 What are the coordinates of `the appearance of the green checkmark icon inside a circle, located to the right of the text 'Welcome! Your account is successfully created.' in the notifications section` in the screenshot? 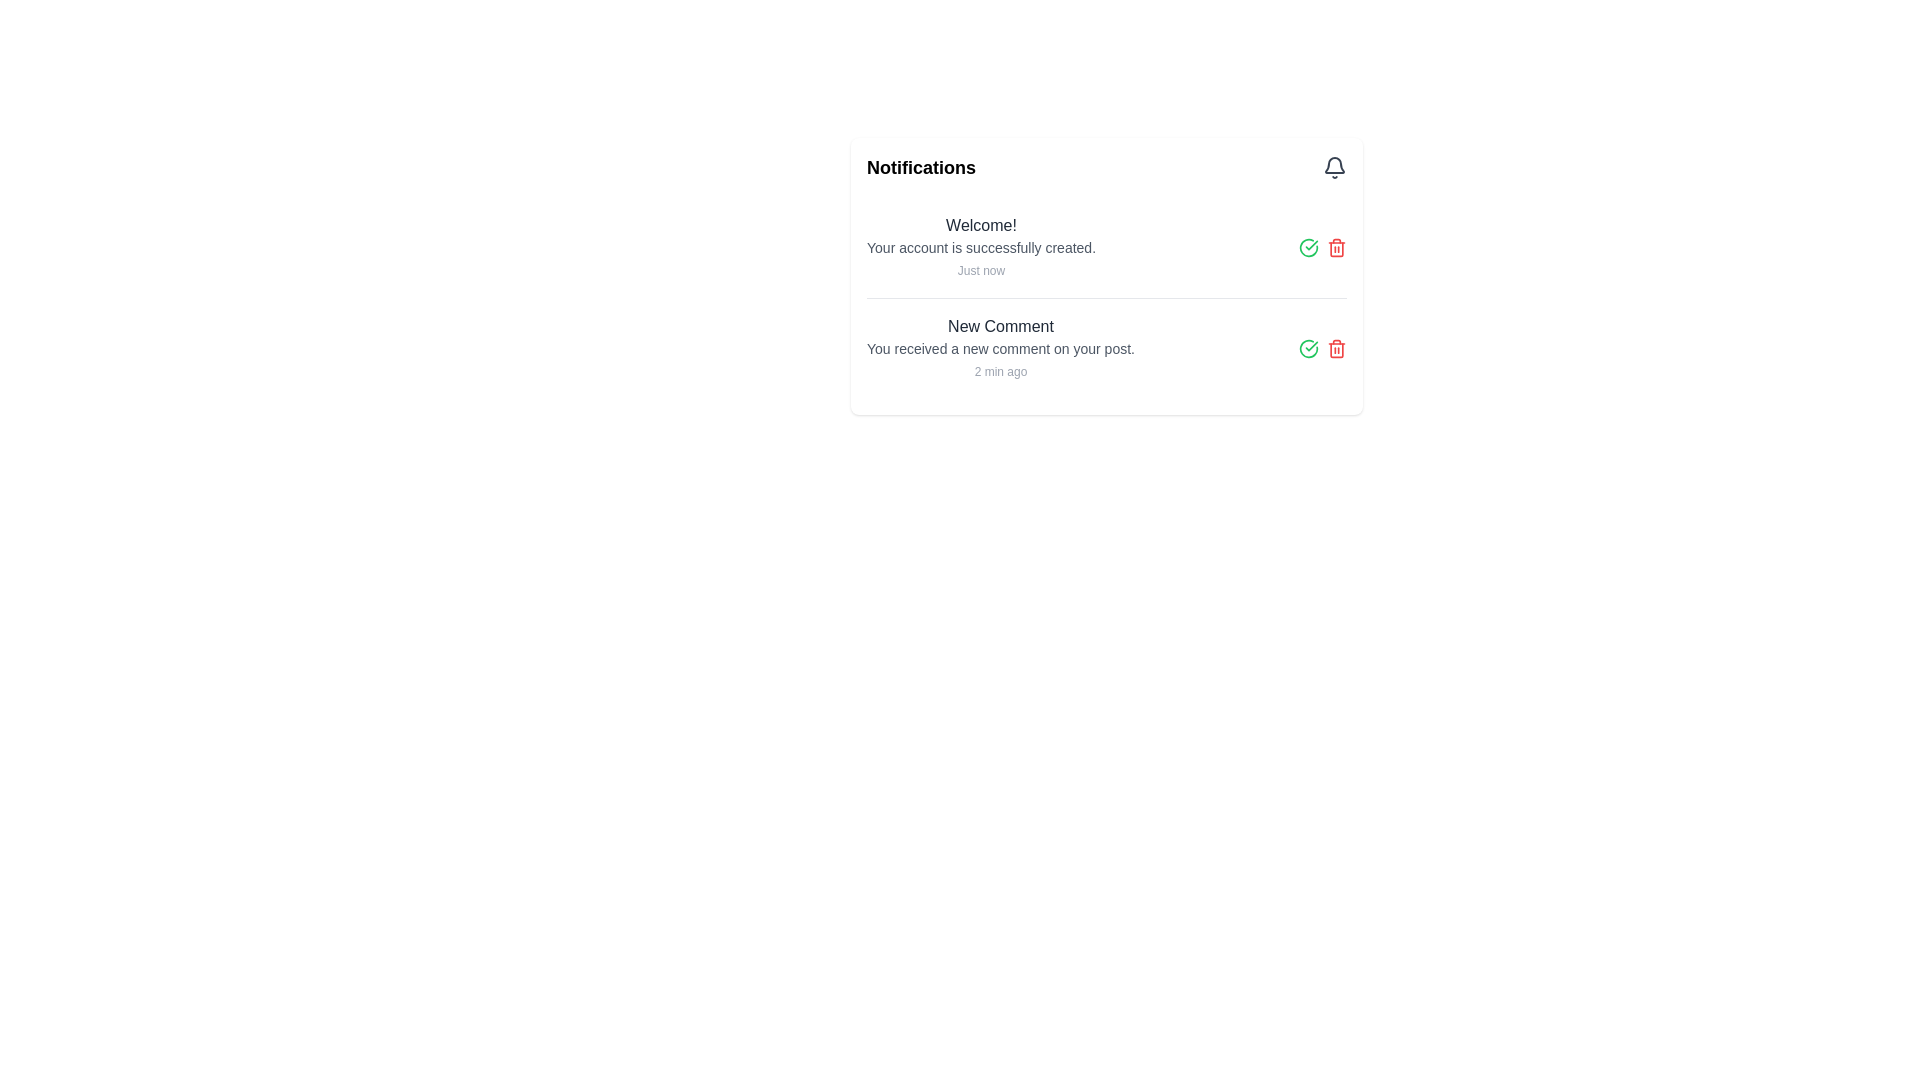 It's located at (1309, 347).